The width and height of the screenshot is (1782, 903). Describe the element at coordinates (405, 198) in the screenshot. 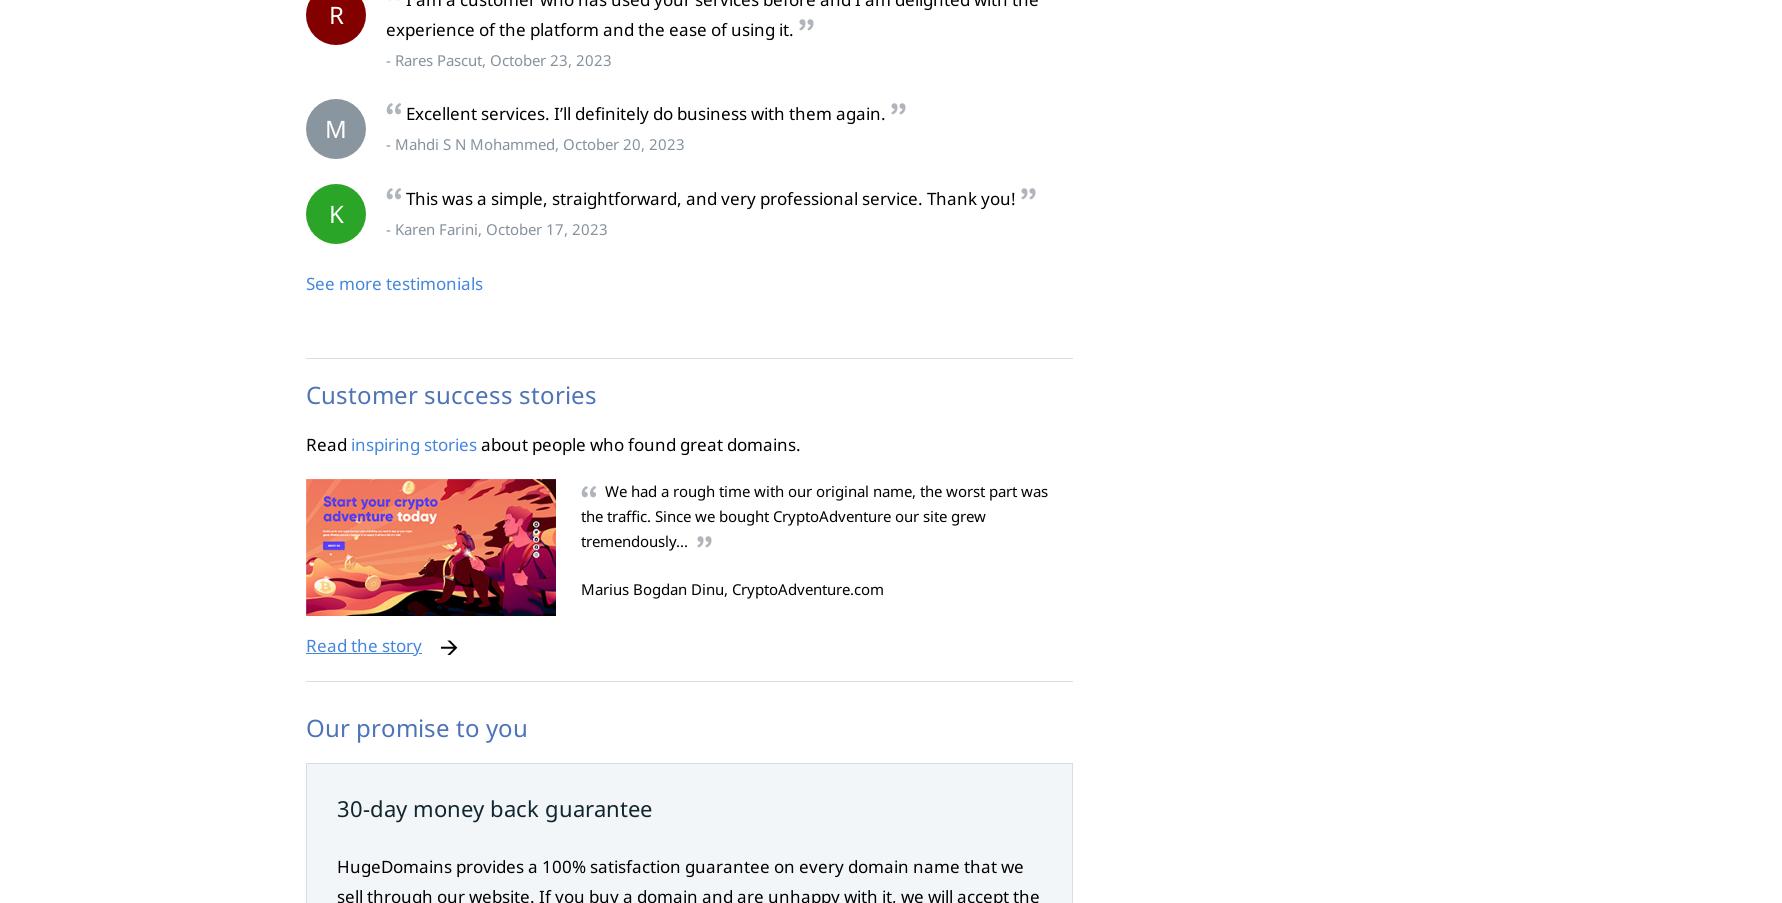

I see `'This was a simple, straightforward, and very professional service. Thank you!'` at that location.